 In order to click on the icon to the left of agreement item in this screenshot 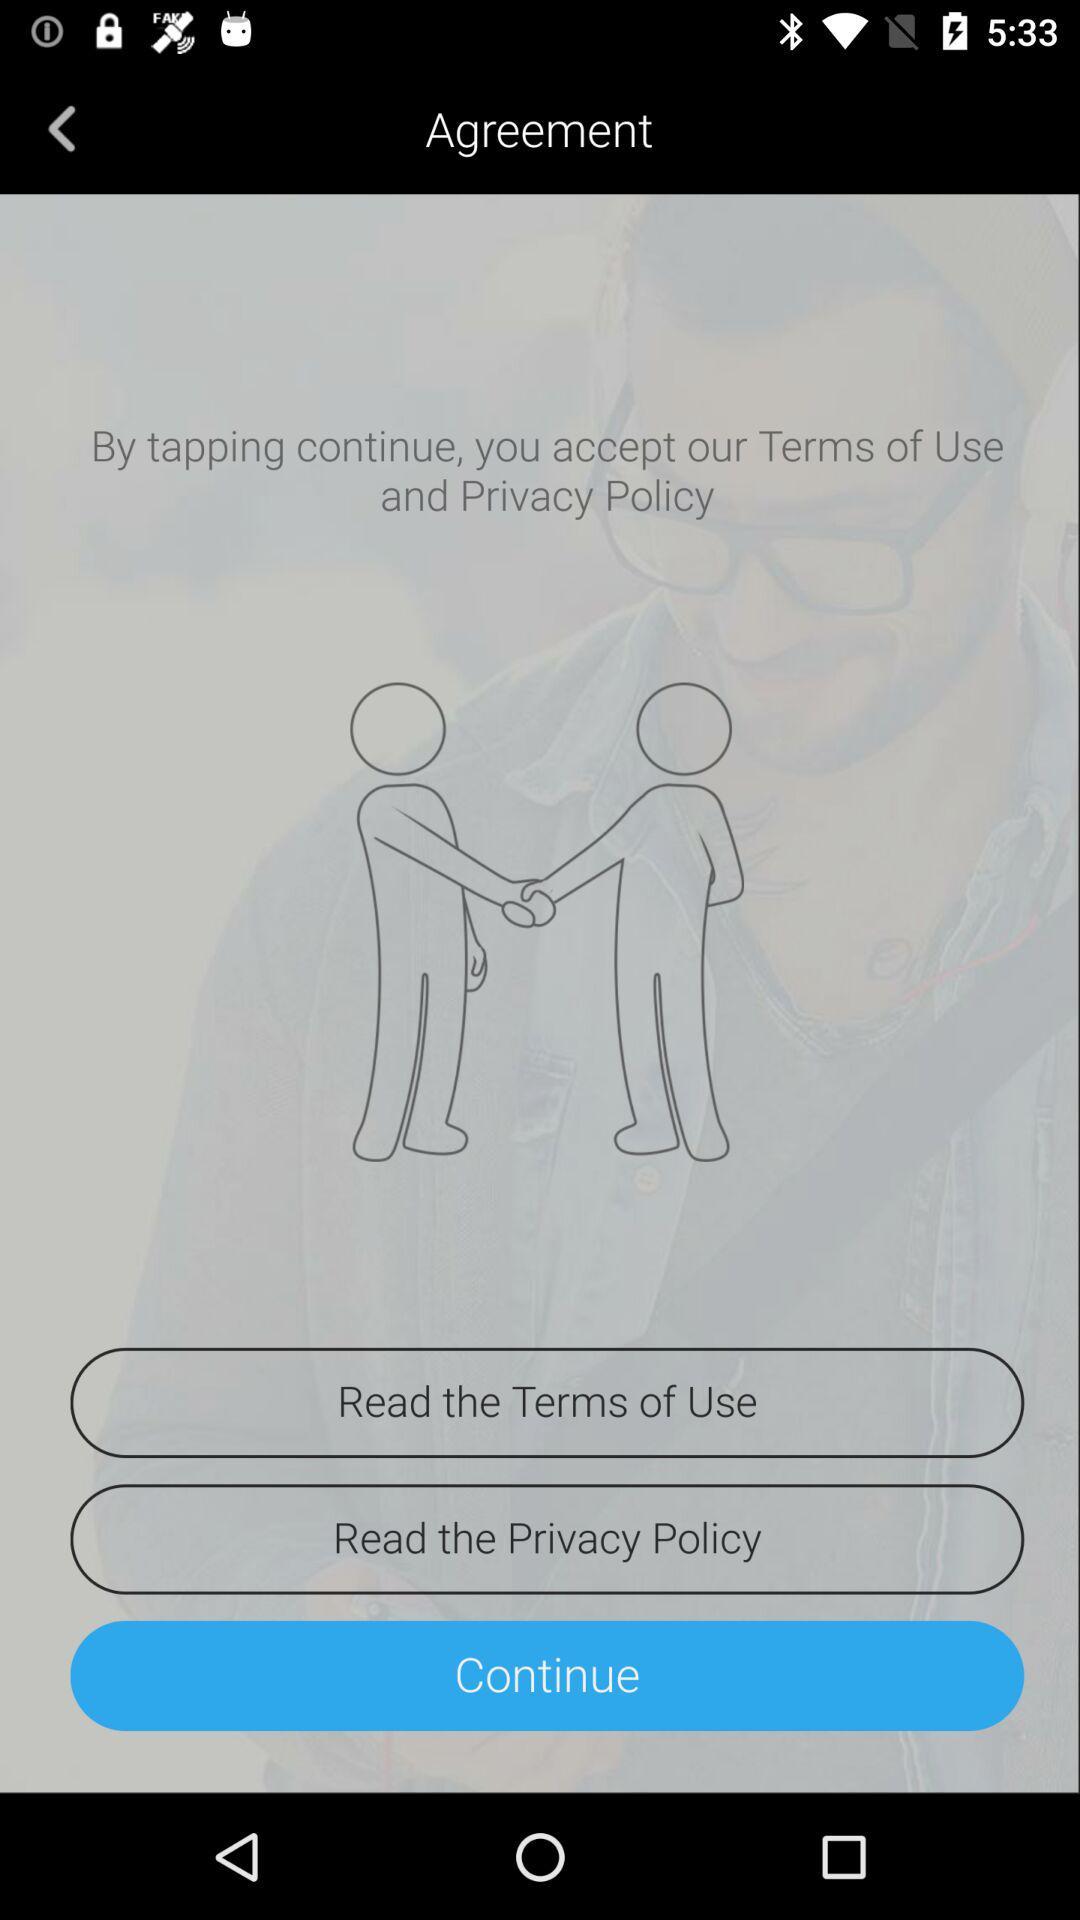, I will do `click(61, 127)`.